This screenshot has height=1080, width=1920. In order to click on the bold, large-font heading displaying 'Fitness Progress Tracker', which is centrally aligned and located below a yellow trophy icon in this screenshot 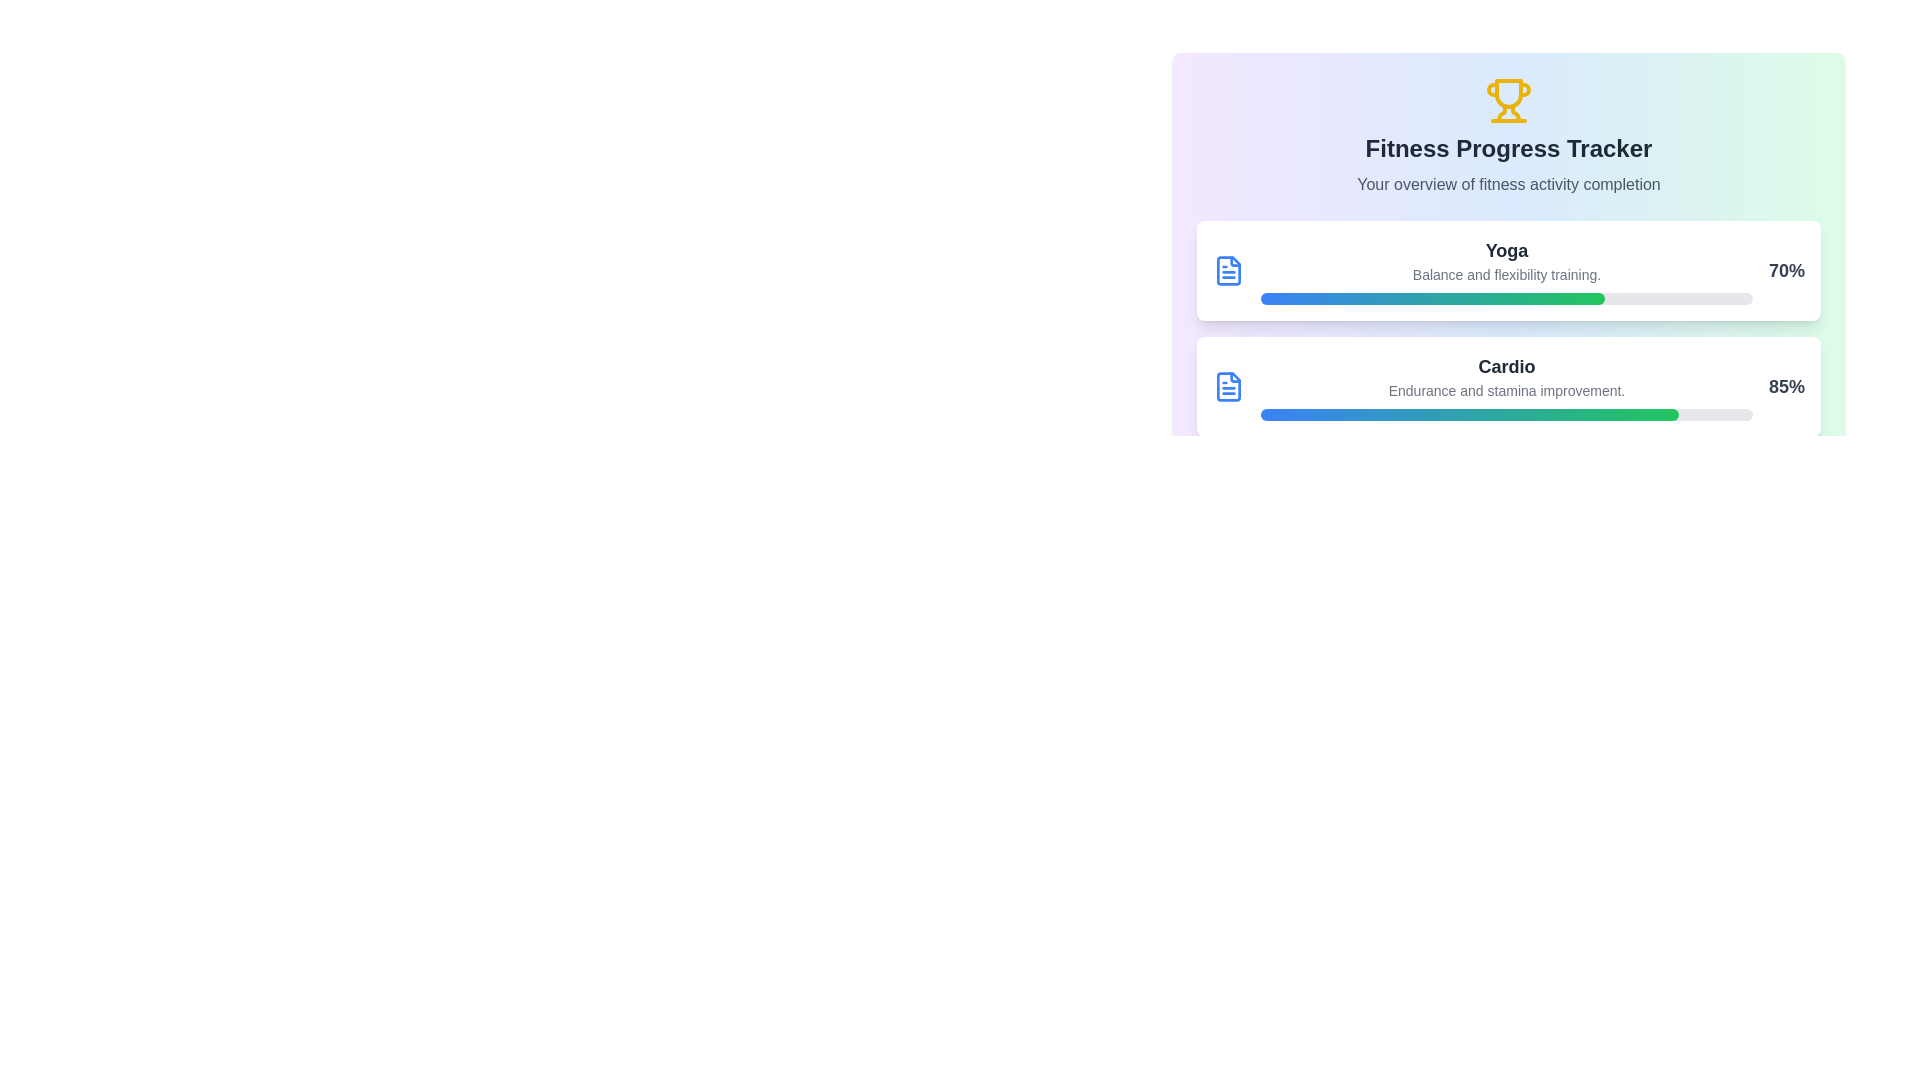, I will do `click(1508, 148)`.